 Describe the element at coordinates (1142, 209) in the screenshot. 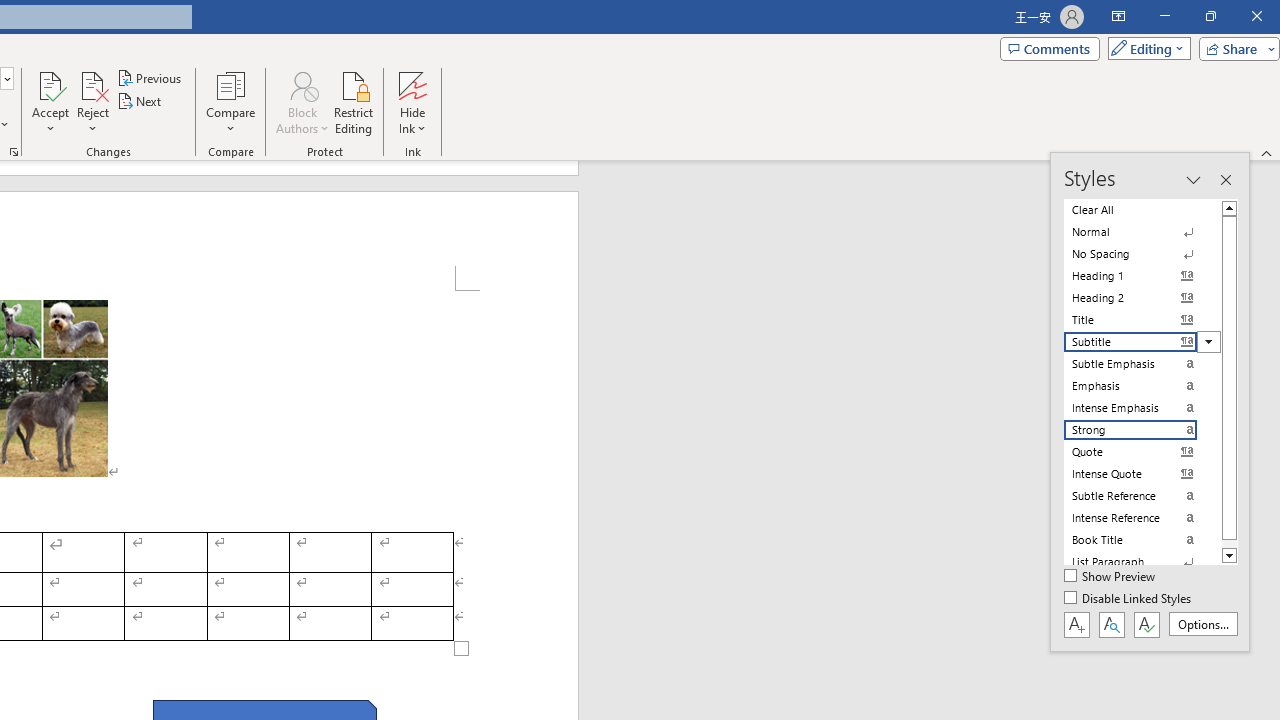

I see `'Clear All'` at that location.